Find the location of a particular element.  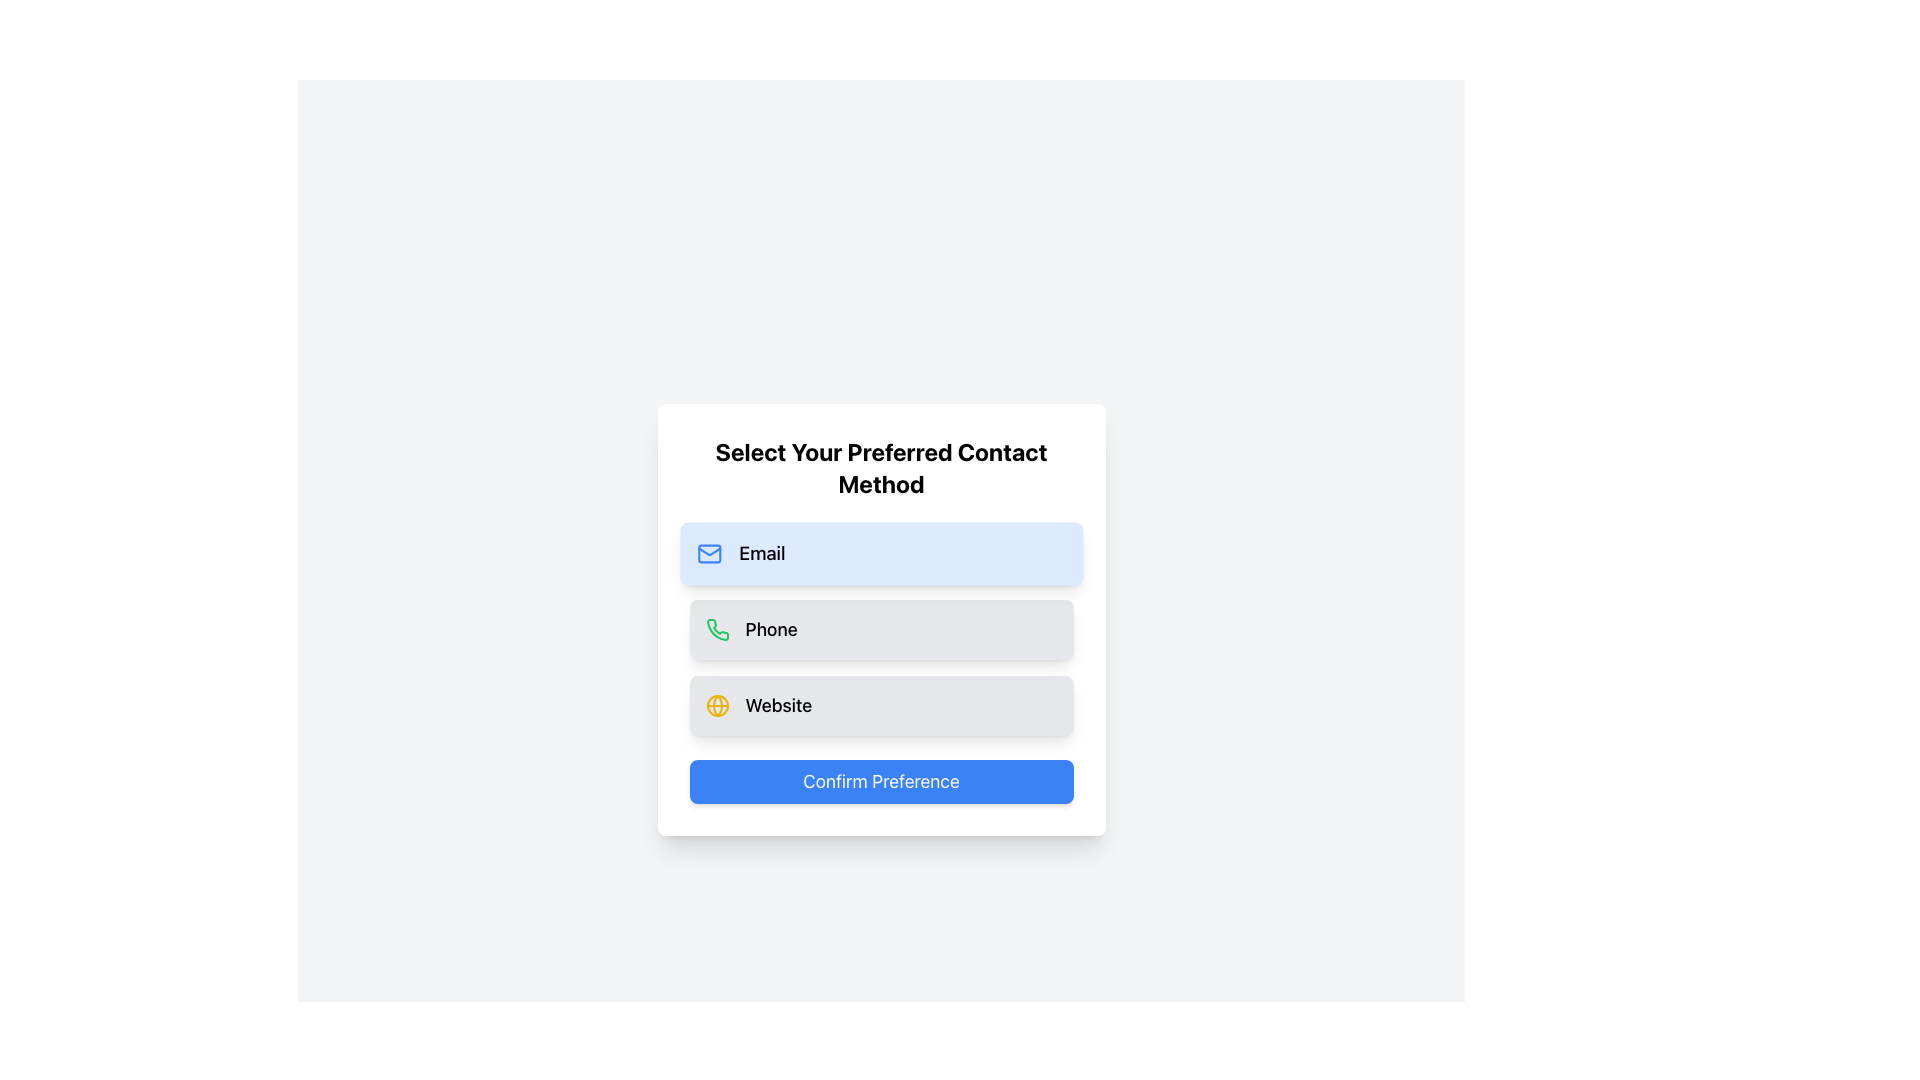

the 'Email' text label which indicates the email communication option in the contact methods list is located at coordinates (760, 554).